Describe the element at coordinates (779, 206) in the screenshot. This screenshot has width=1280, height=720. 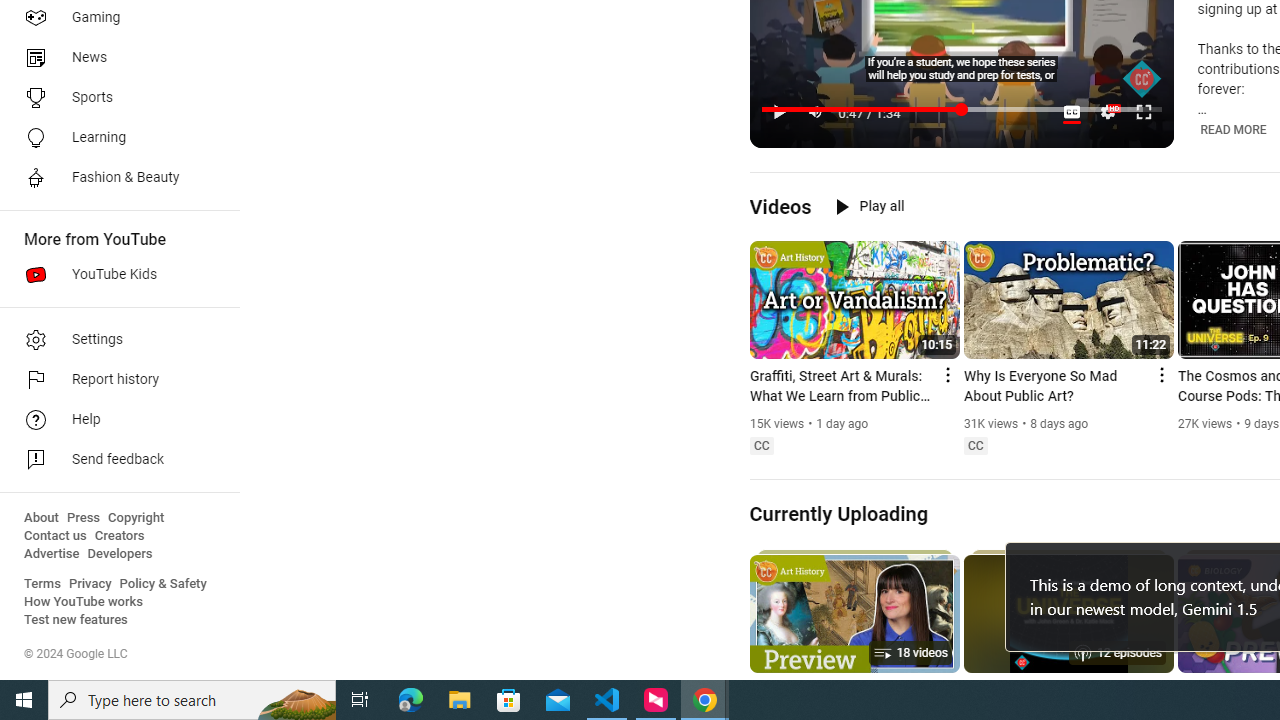
I see `'Videos'` at that location.